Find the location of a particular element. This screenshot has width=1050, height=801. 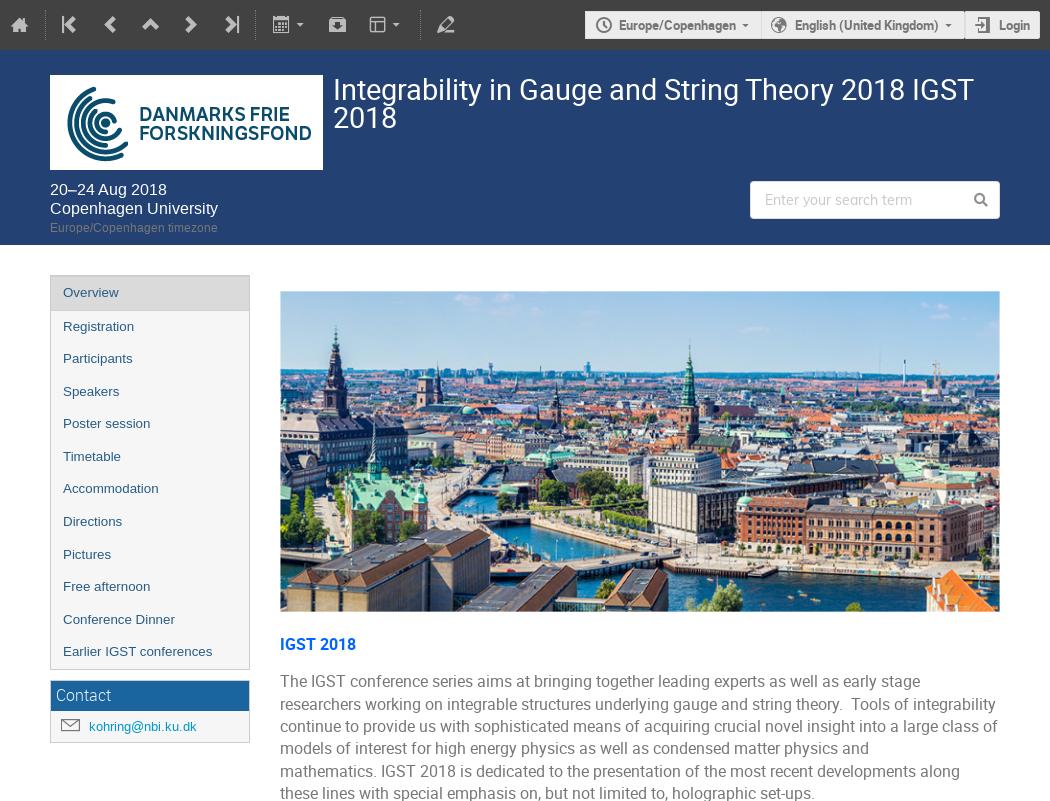

'Login' is located at coordinates (1012, 24).